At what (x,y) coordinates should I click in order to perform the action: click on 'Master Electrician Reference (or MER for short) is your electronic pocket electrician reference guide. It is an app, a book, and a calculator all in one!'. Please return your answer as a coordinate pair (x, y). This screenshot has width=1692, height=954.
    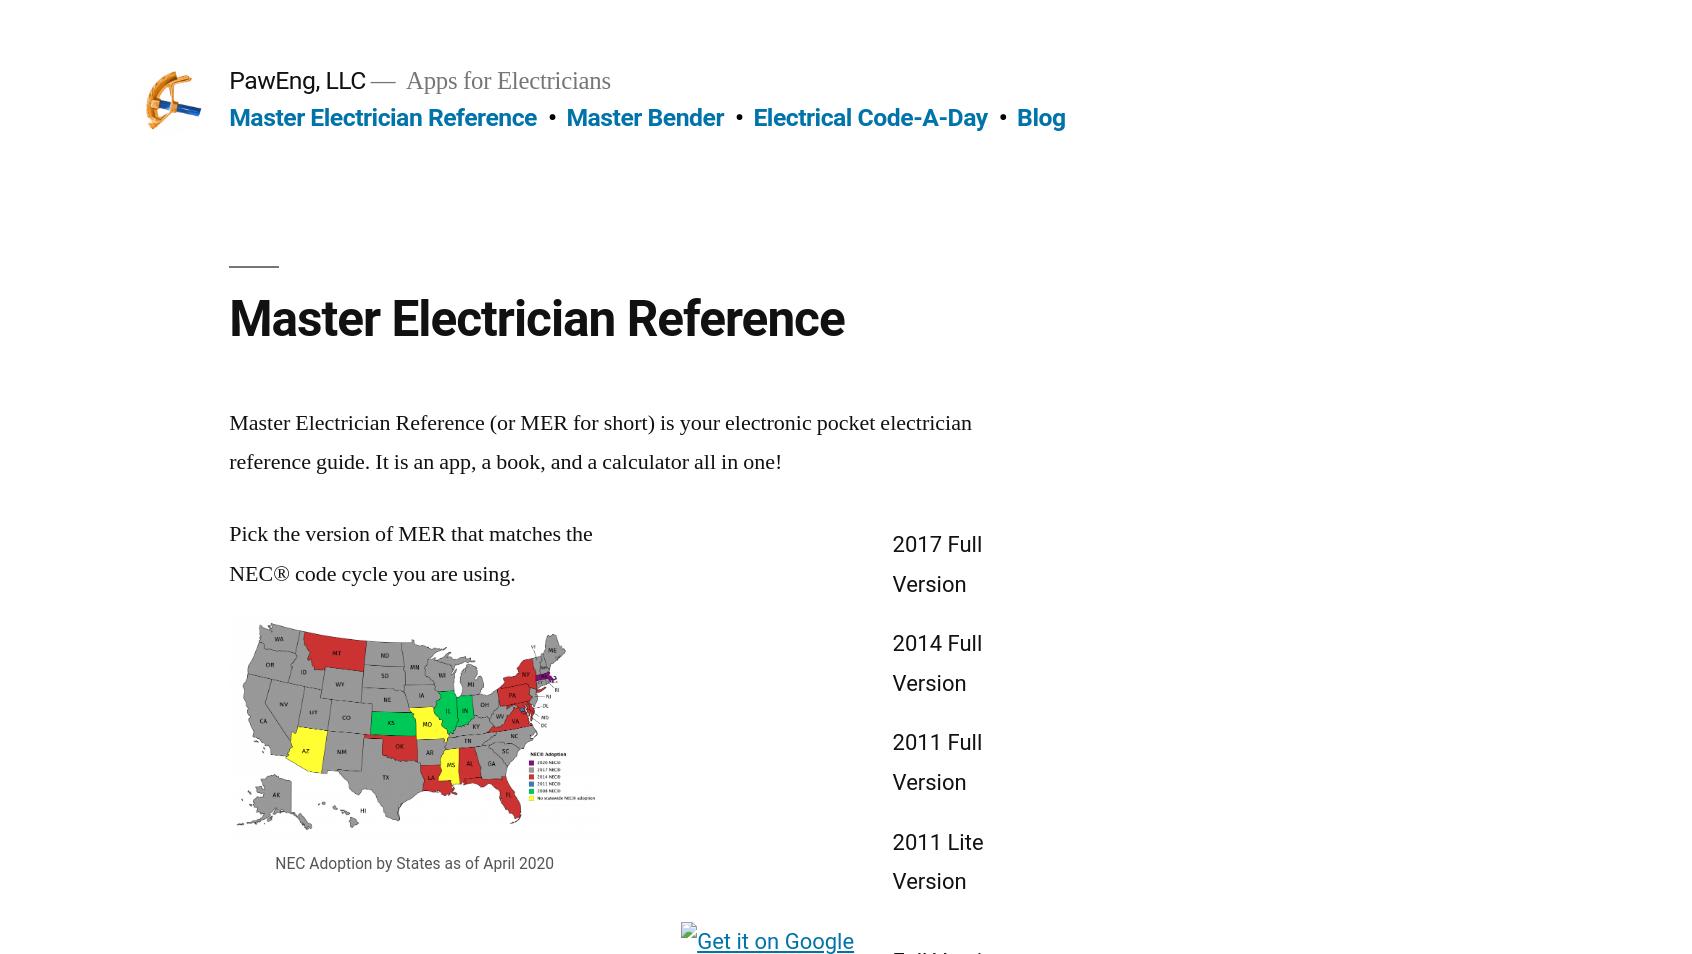
    Looking at the image, I should click on (598, 441).